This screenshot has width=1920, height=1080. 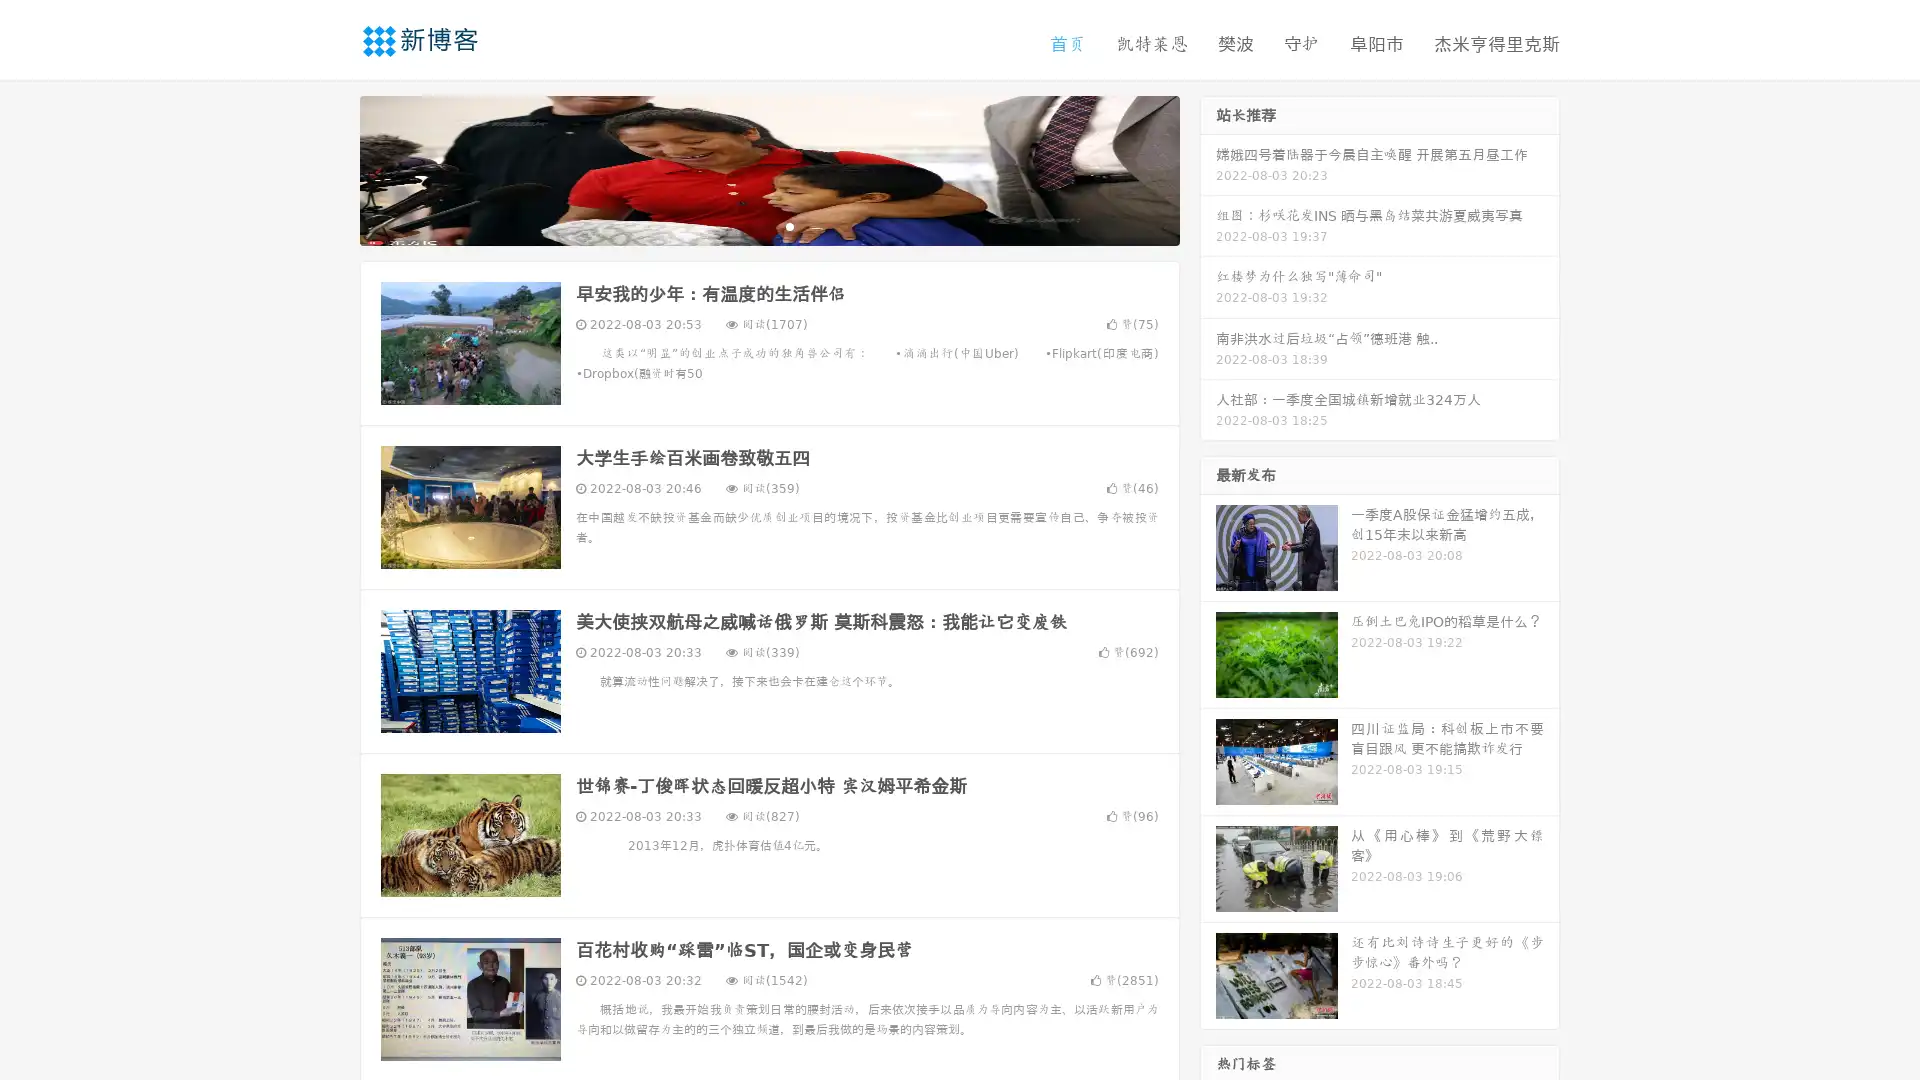 I want to click on Next slide, so click(x=1208, y=168).